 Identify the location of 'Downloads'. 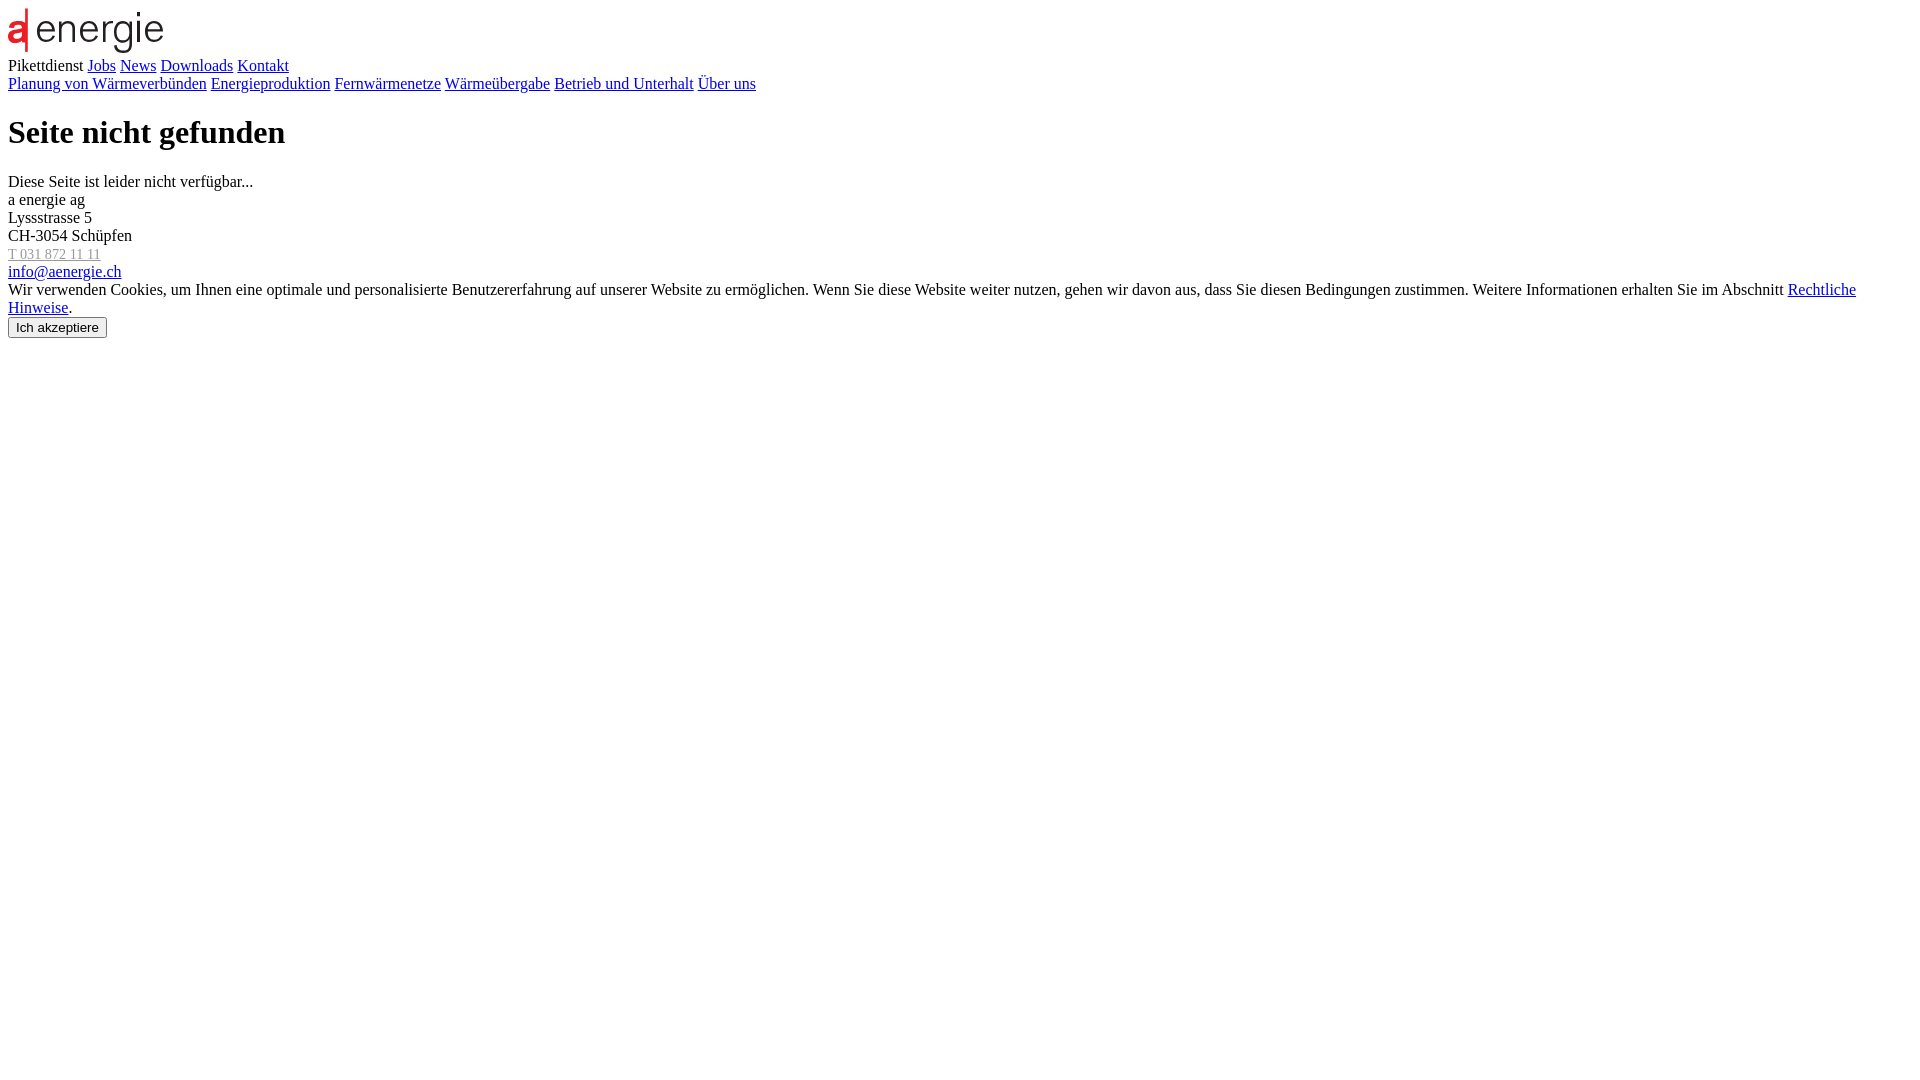
(196, 64).